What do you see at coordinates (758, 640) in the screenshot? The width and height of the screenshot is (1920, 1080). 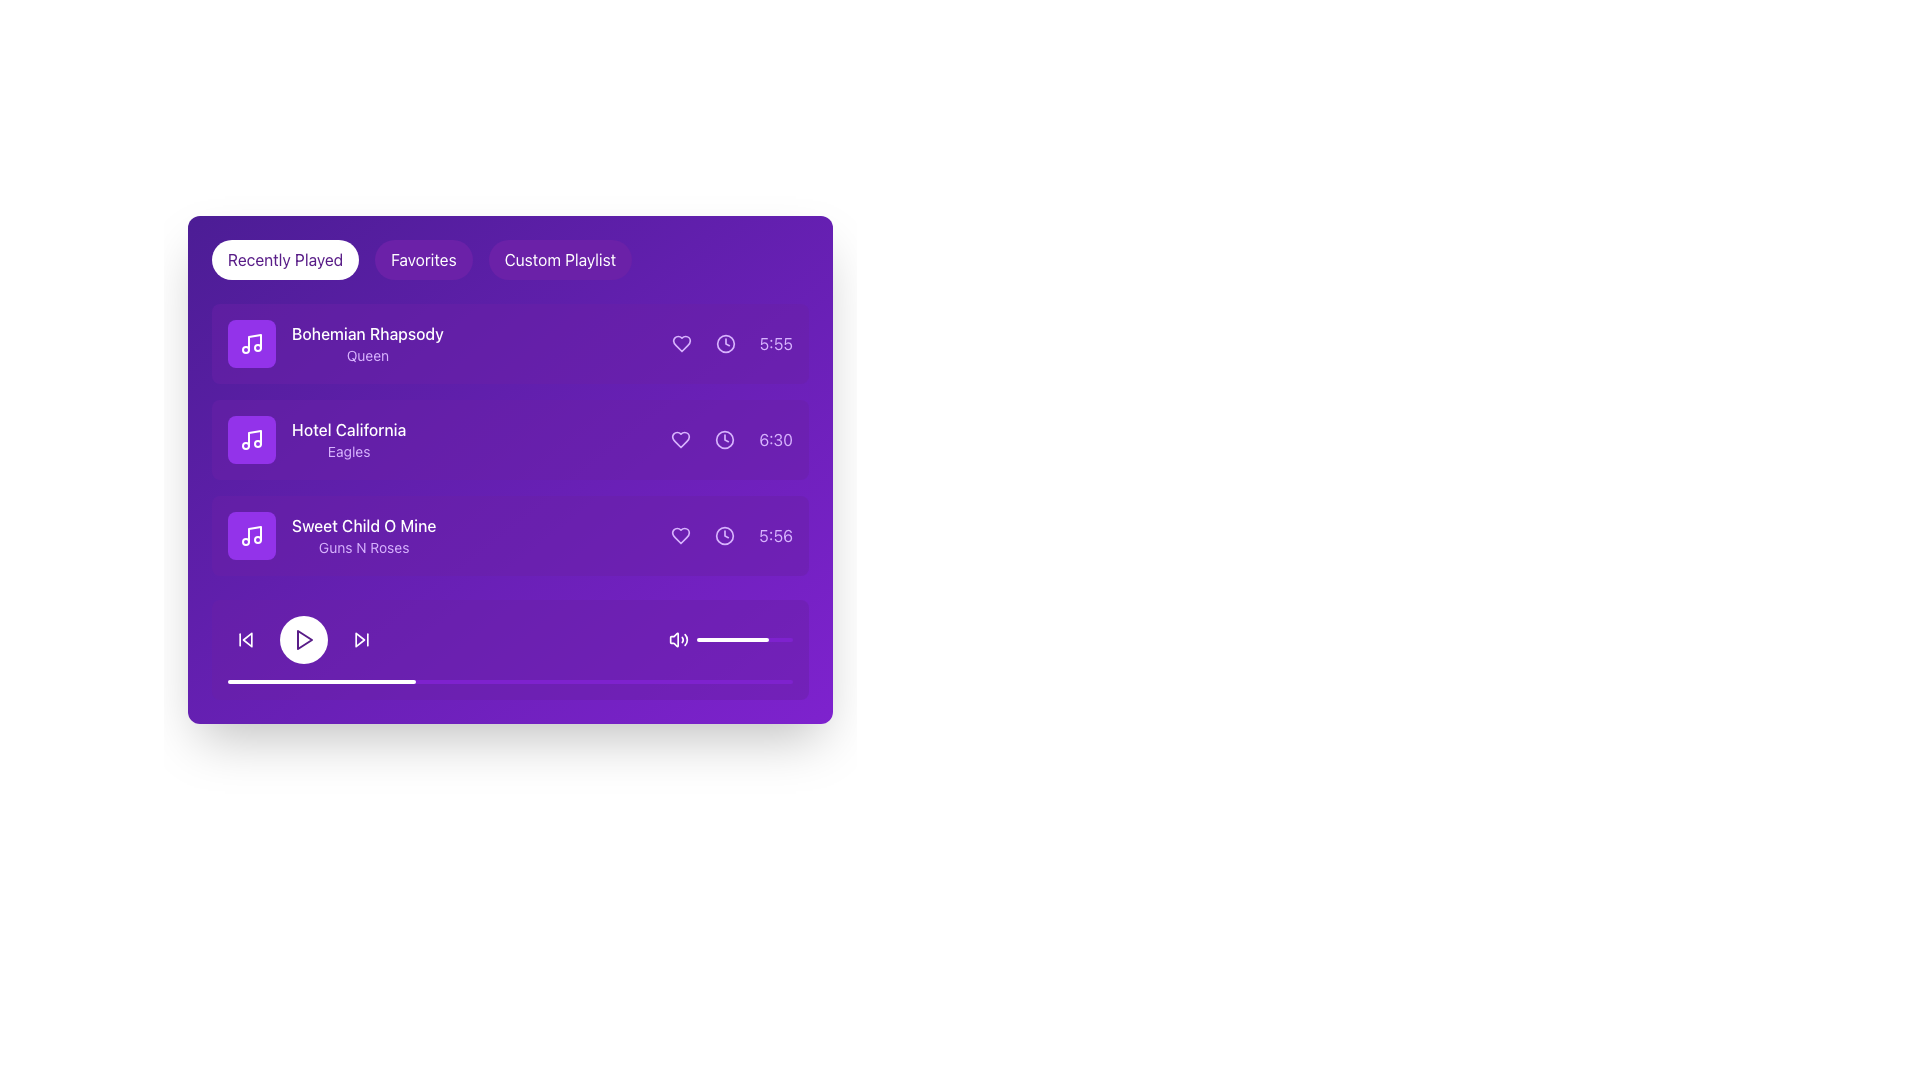 I see `the volume level` at bounding box center [758, 640].